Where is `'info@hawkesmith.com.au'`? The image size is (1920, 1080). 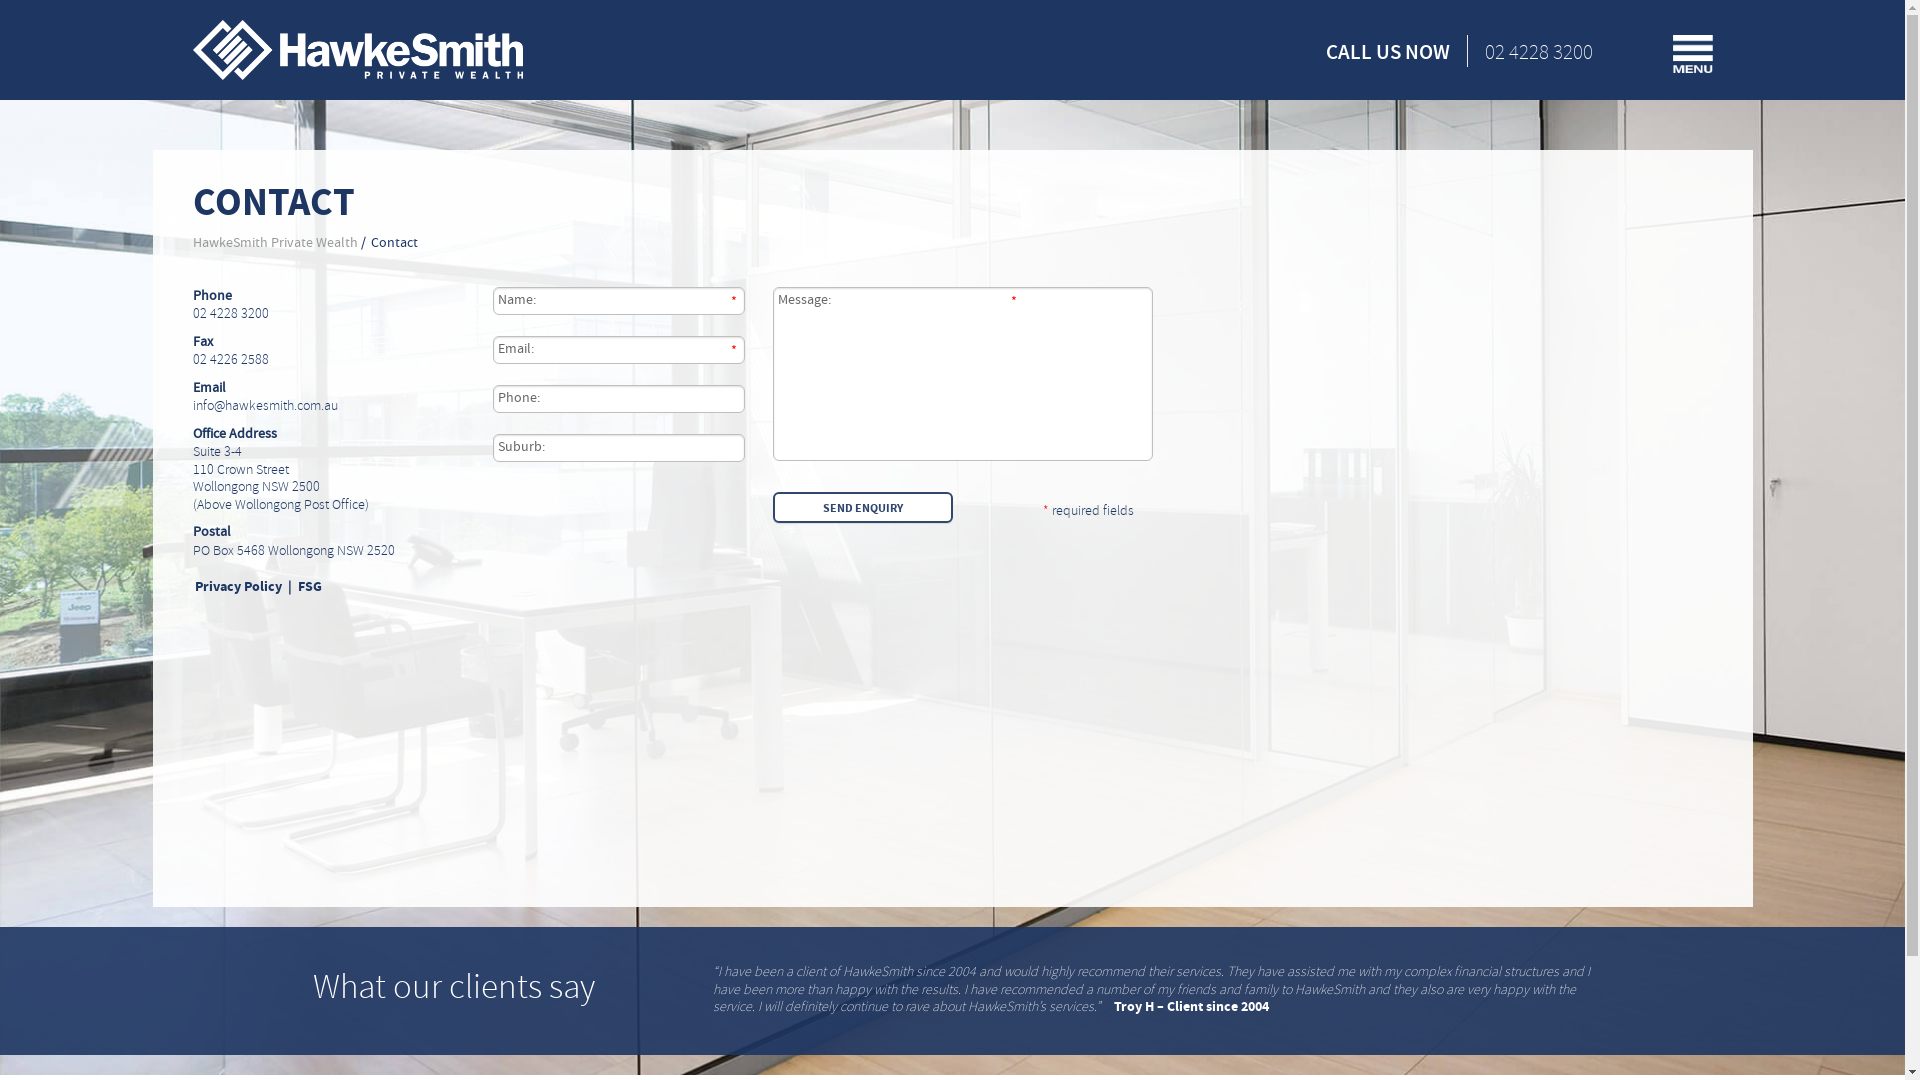 'info@hawkesmith.com.au' is located at coordinates (263, 405).